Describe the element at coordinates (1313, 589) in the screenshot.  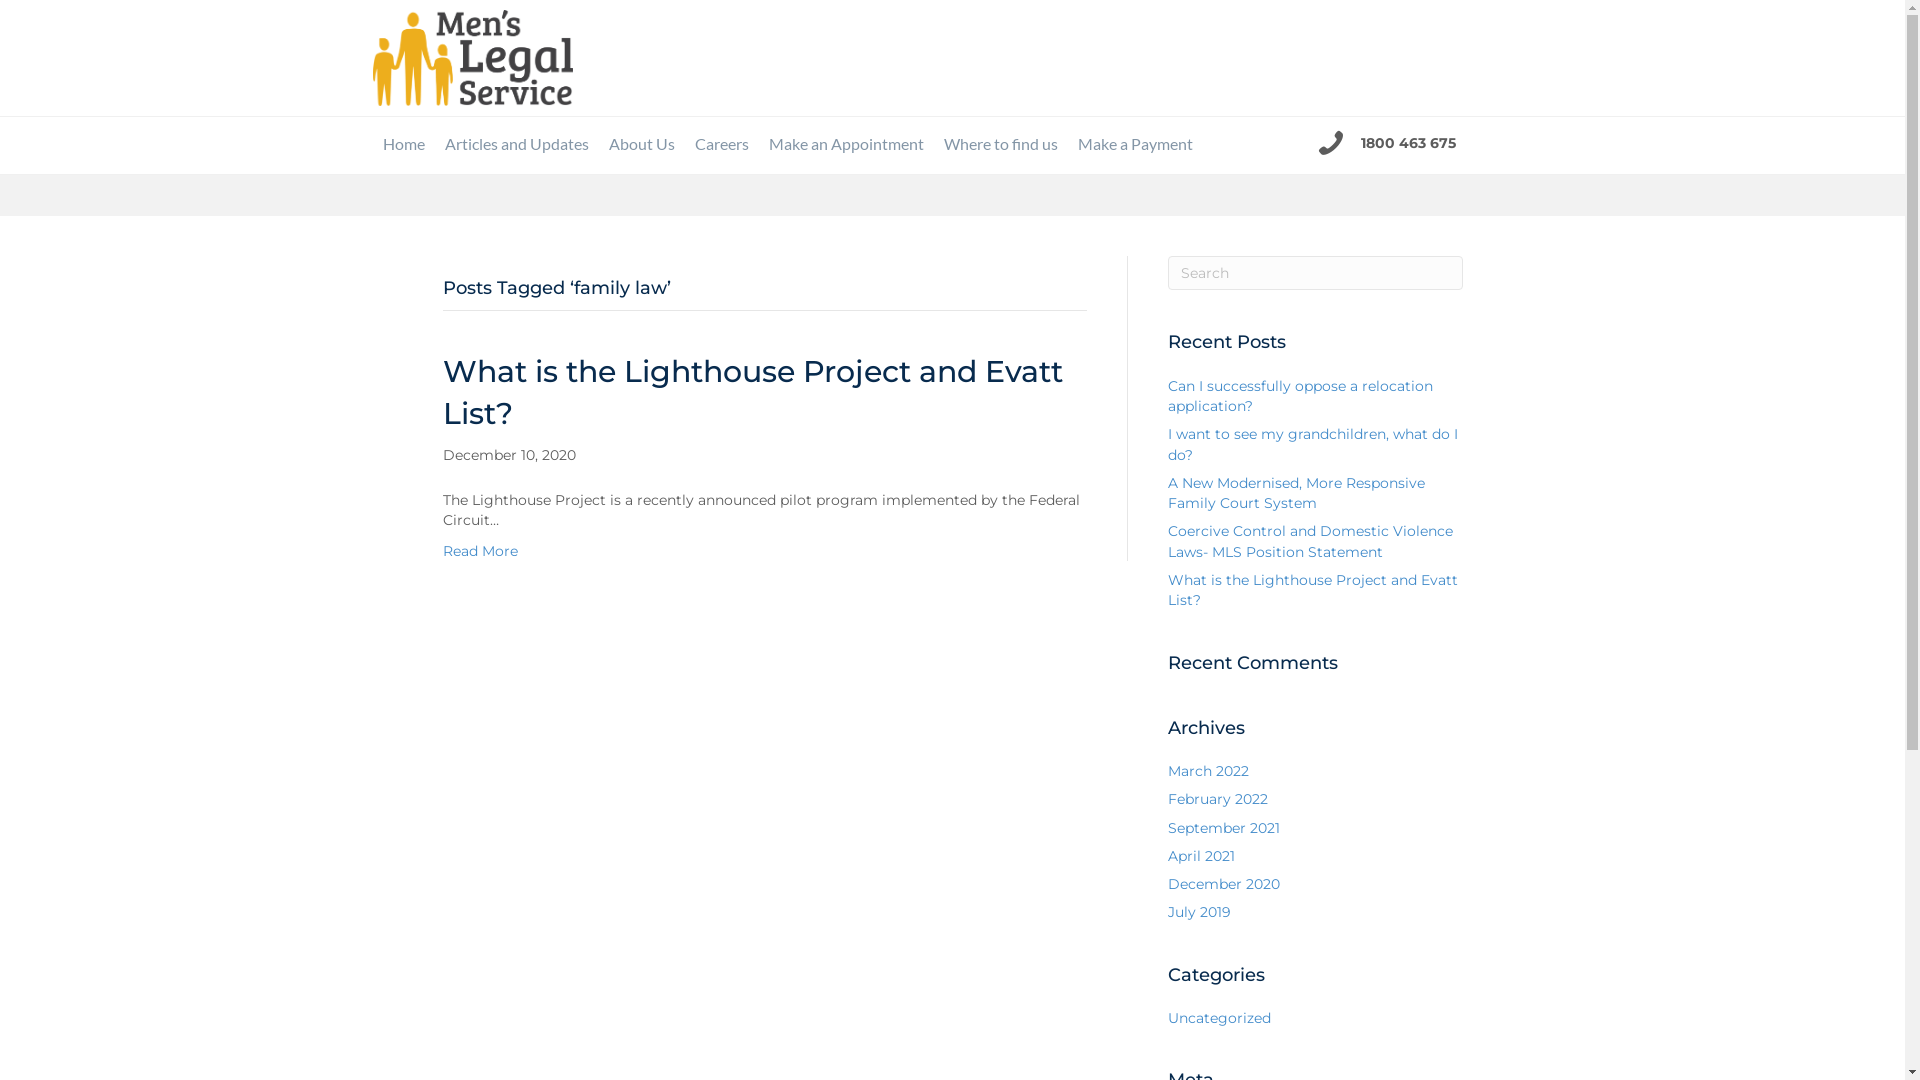
I see `'What is the Lighthouse Project and Evatt List?'` at that location.